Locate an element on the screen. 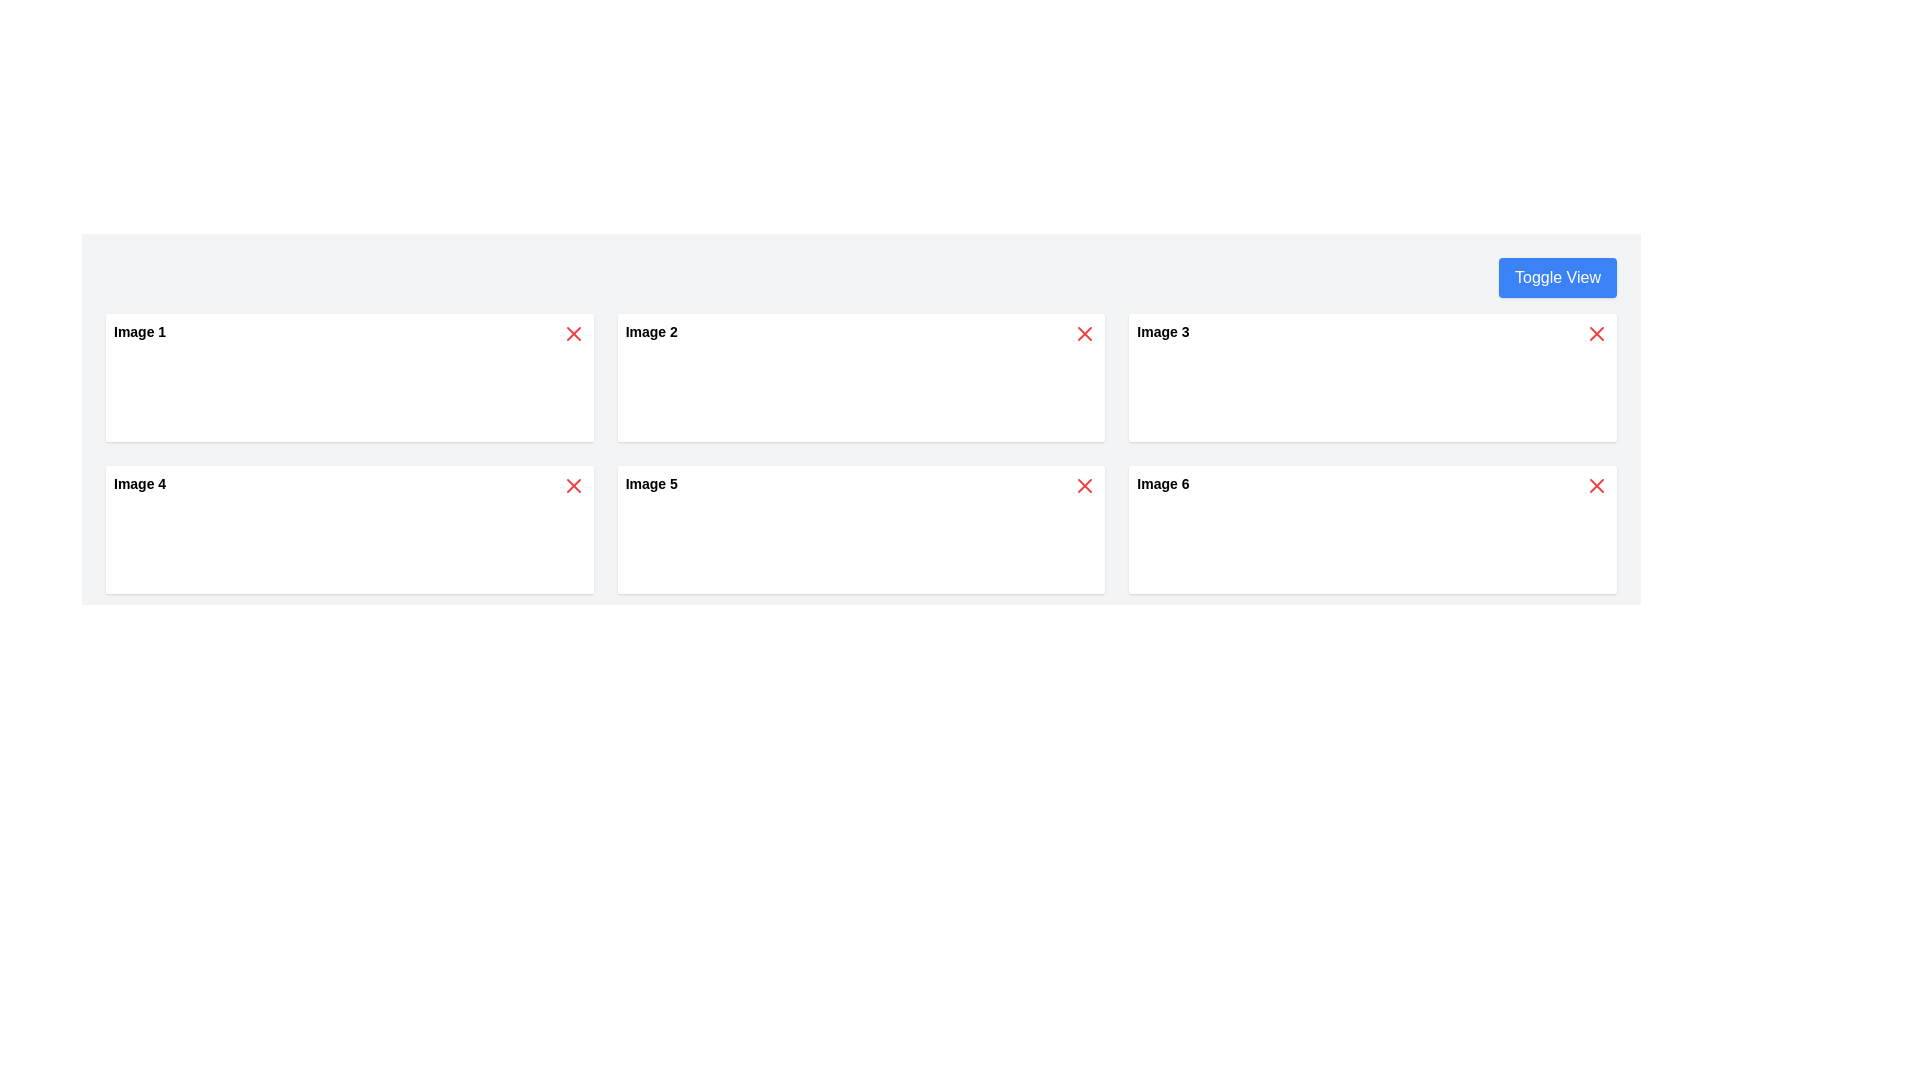  the static text label displaying 'Image 6', which is located at the top-left corner of the sixth box in a grid layout is located at coordinates (1163, 483).